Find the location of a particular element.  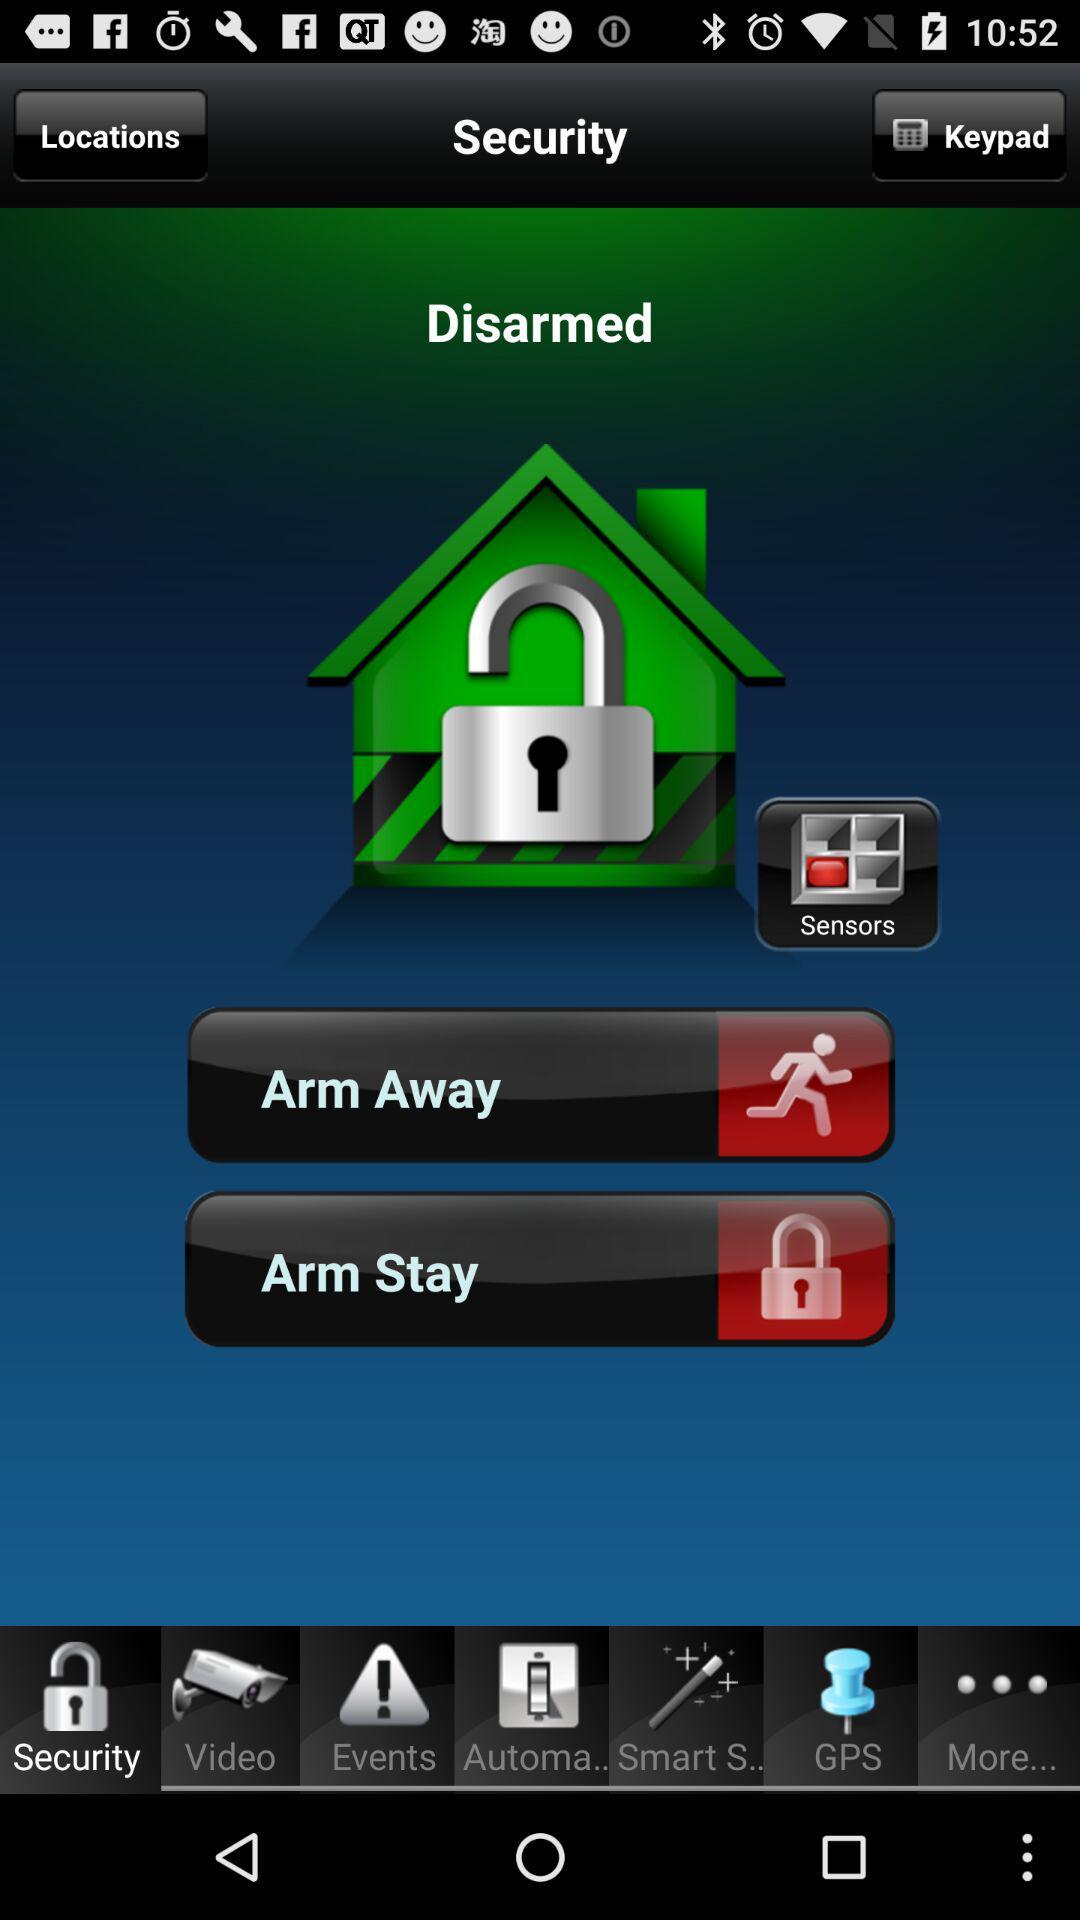

the image above security is located at coordinates (76, 1685).